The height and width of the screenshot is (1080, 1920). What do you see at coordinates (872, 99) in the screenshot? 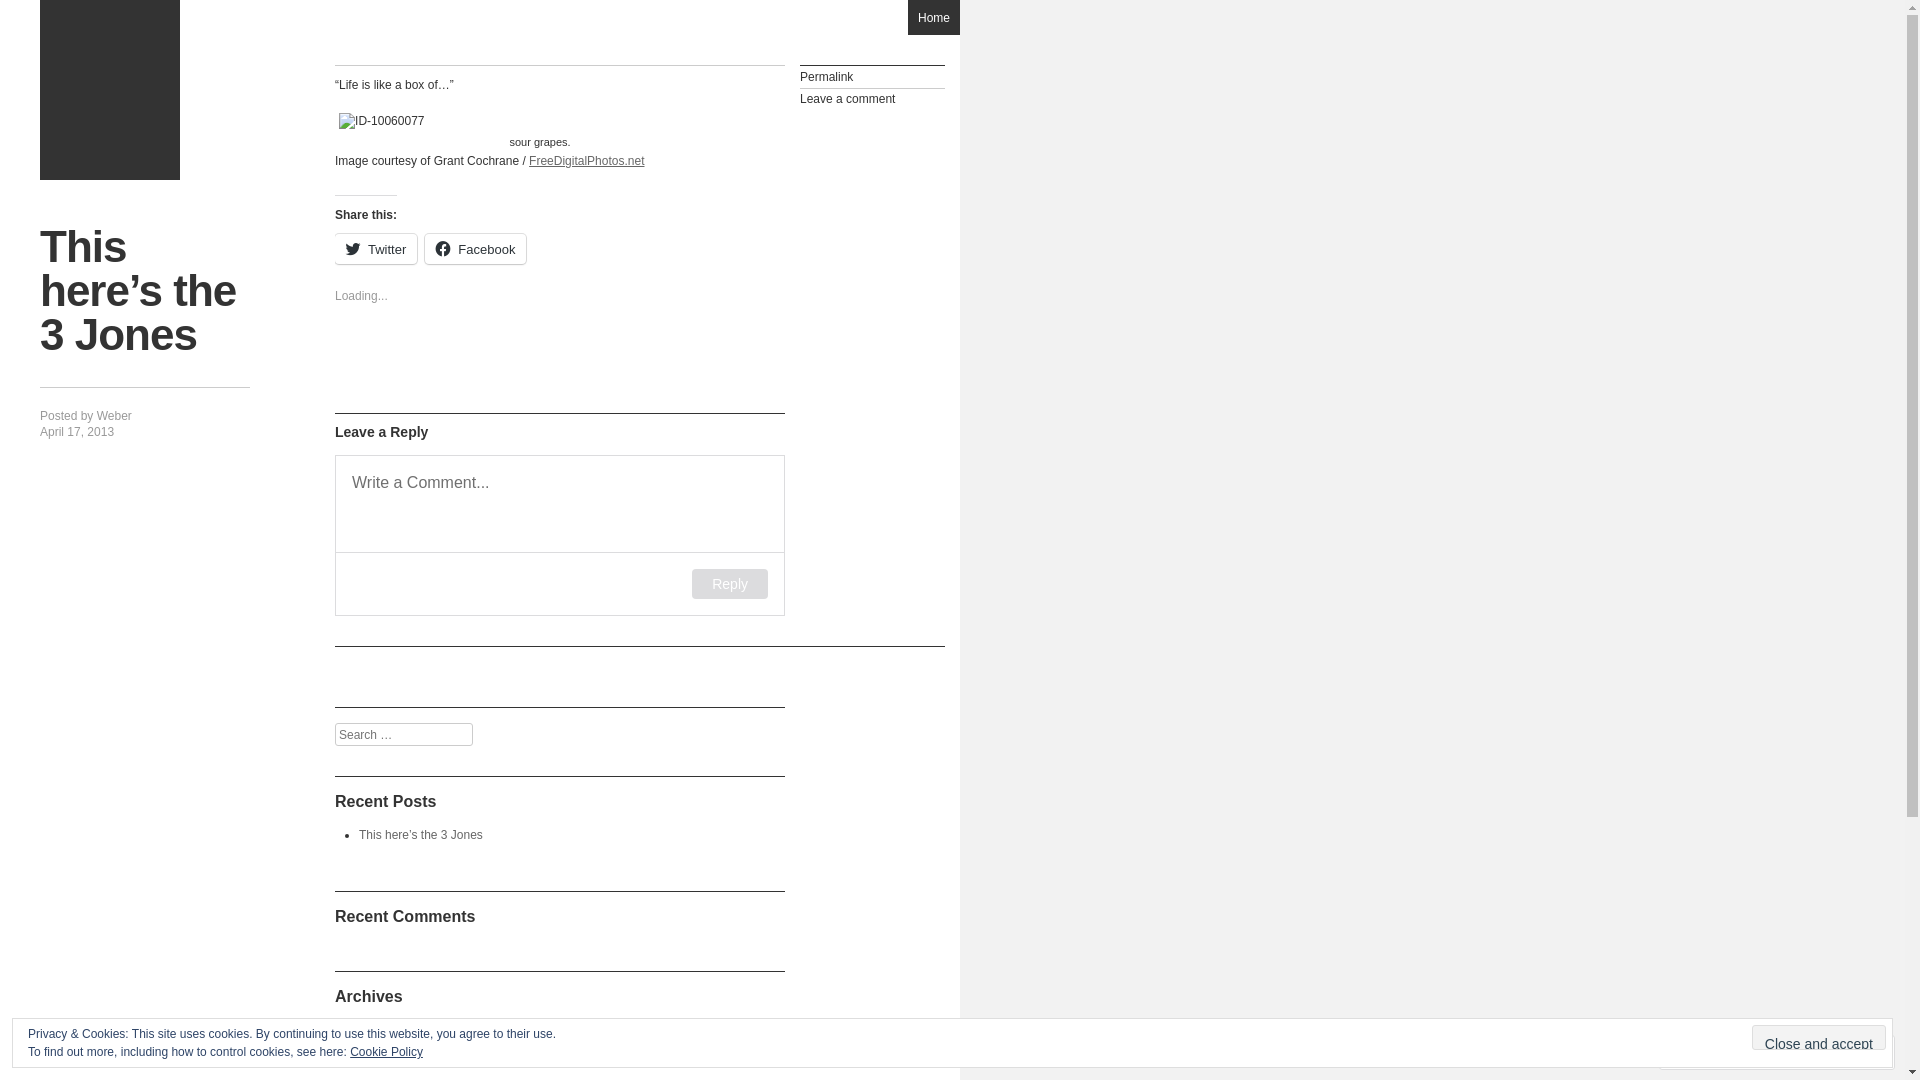
I see `'Leave a comment'` at bounding box center [872, 99].